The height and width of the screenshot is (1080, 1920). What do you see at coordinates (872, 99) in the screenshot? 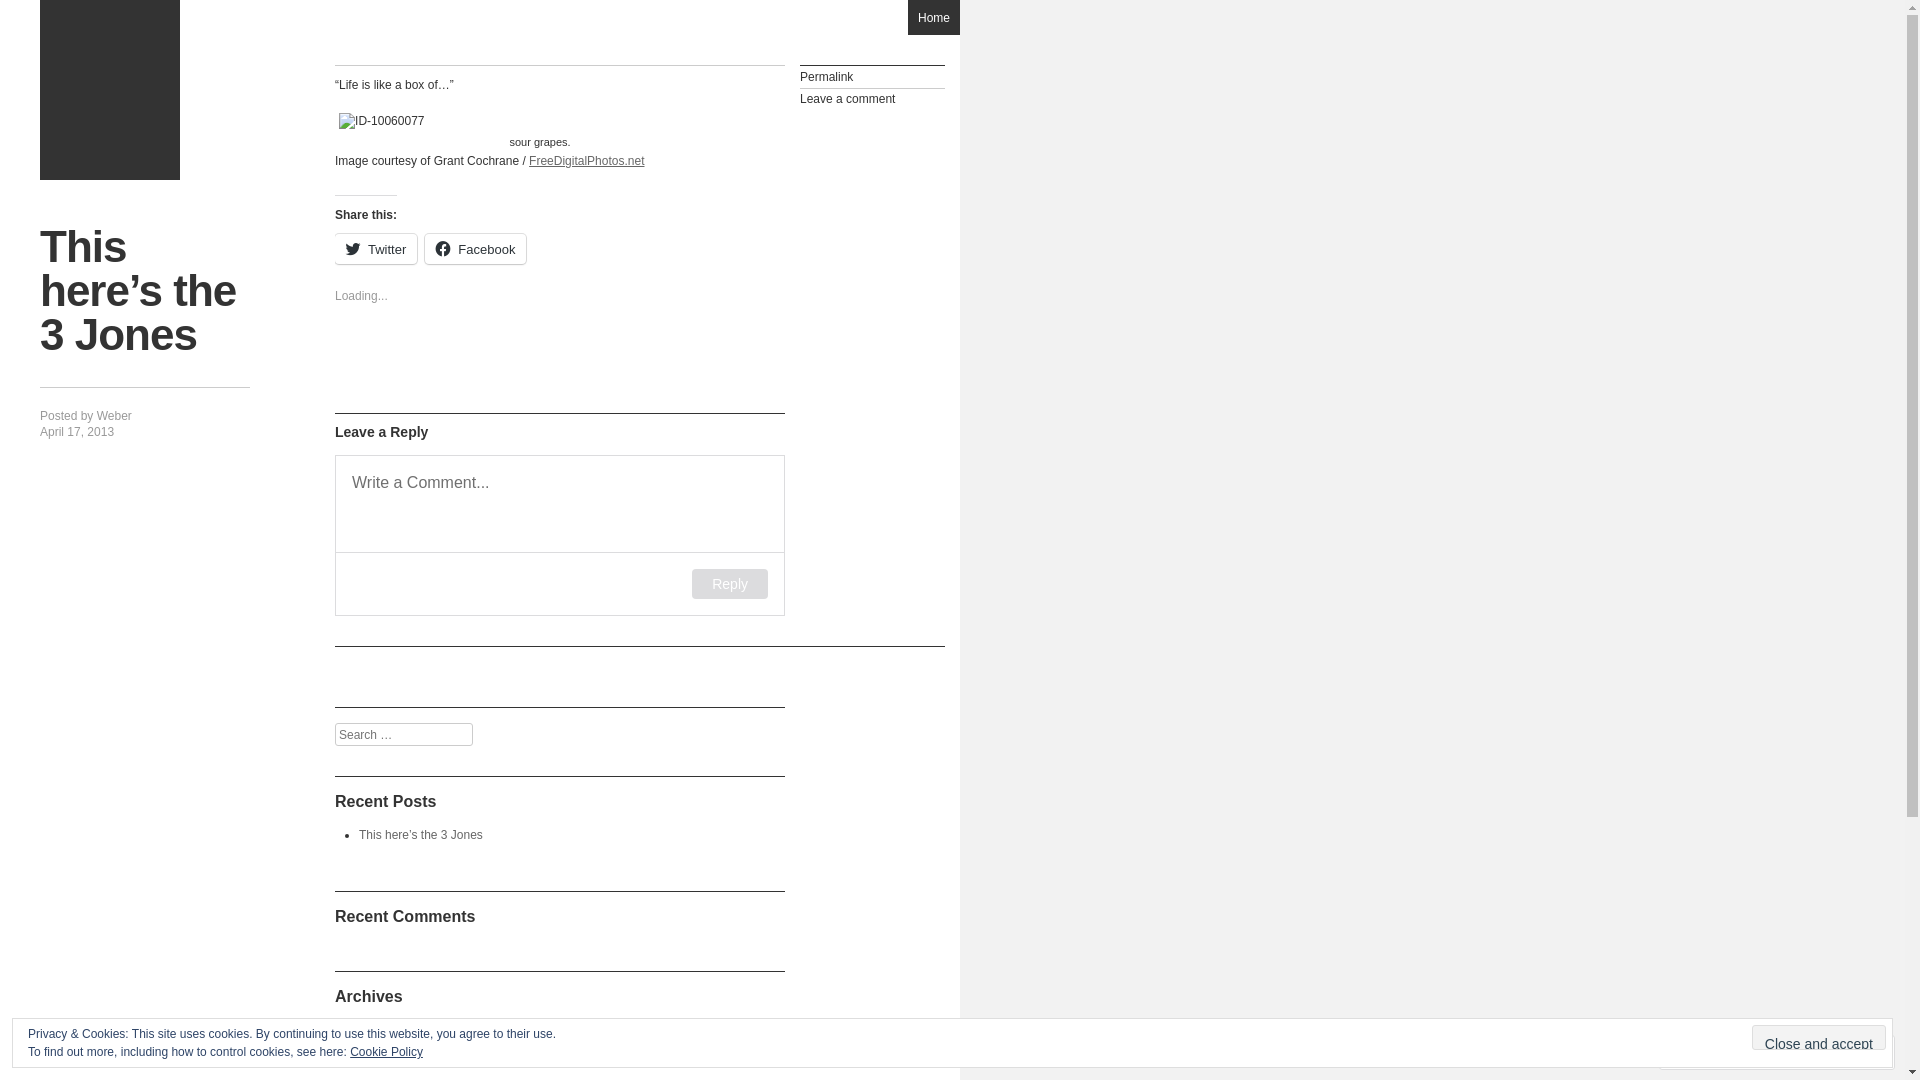
I see `'Leave a comment'` at bounding box center [872, 99].